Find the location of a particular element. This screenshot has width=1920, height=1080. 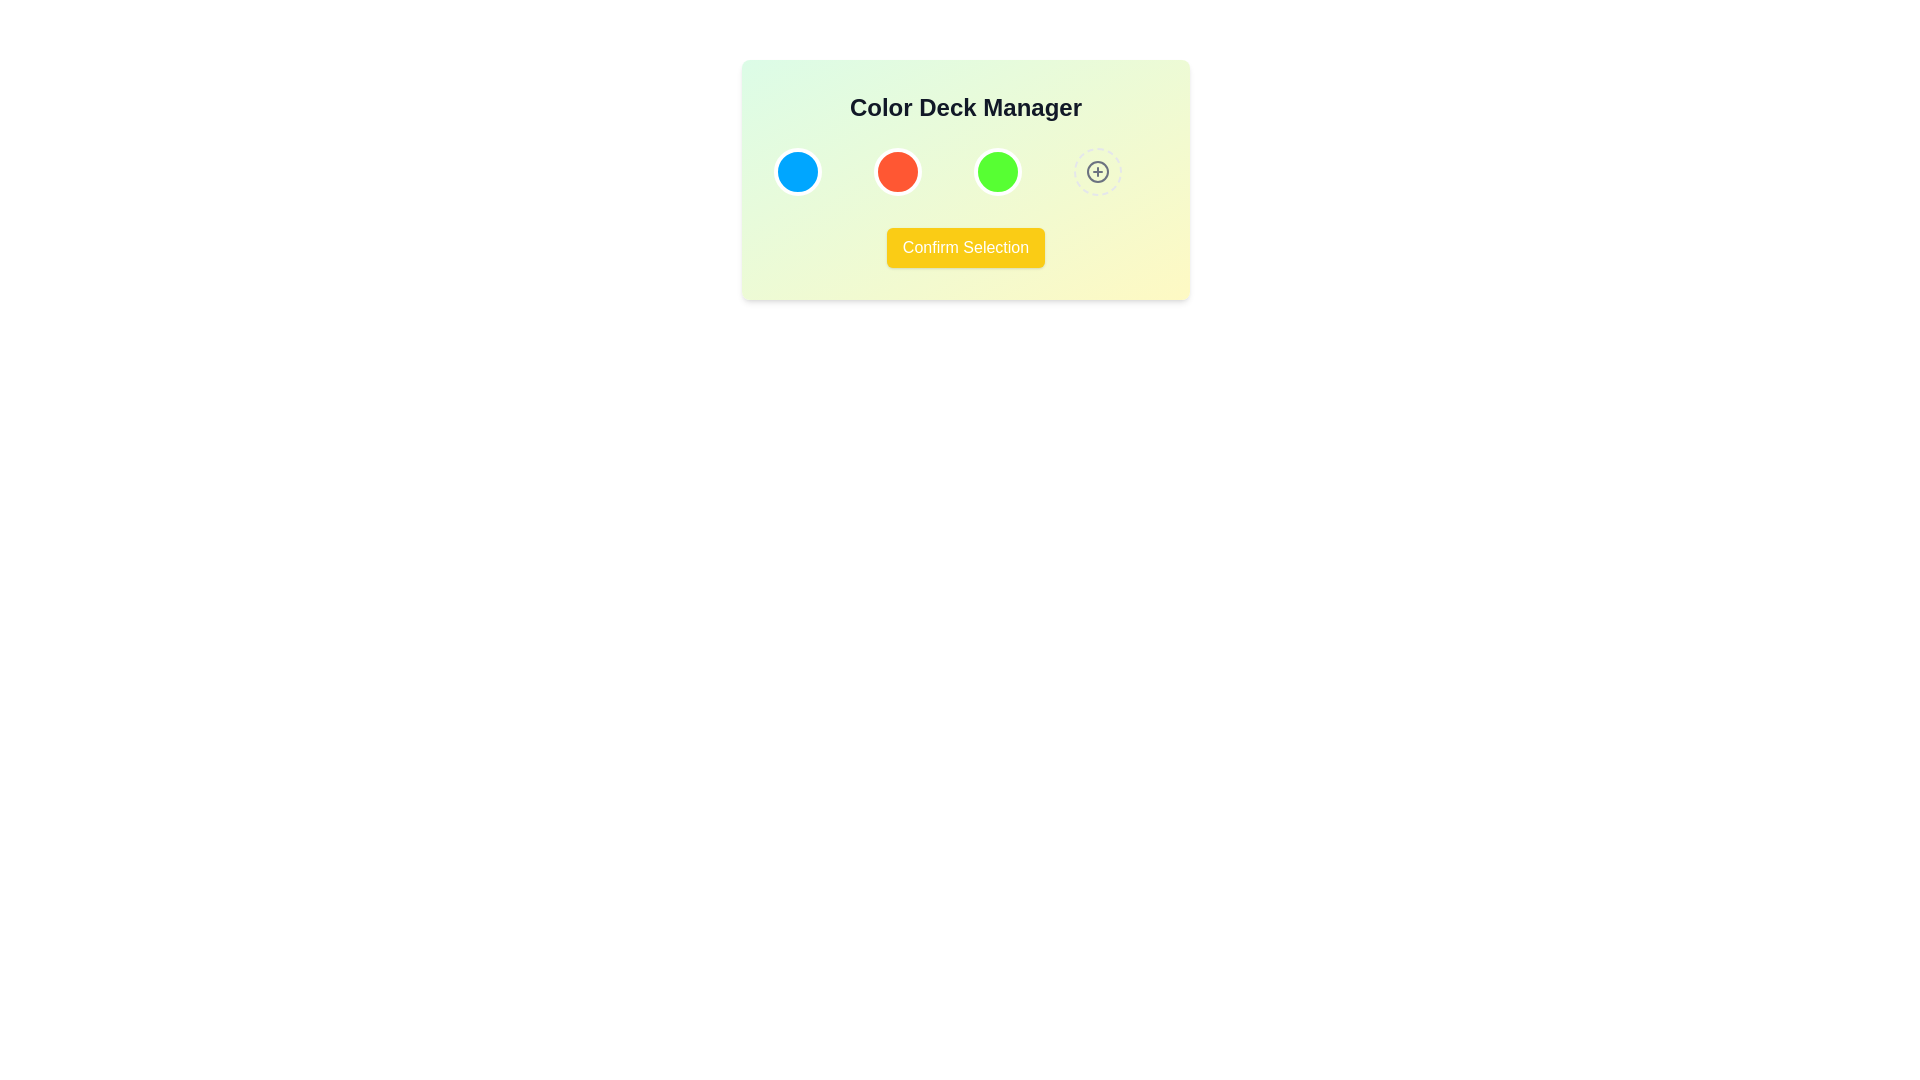

the first selectable circle, which is a blue filled circle with a white border, located near the top center of the interface is located at coordinates (796, 171).